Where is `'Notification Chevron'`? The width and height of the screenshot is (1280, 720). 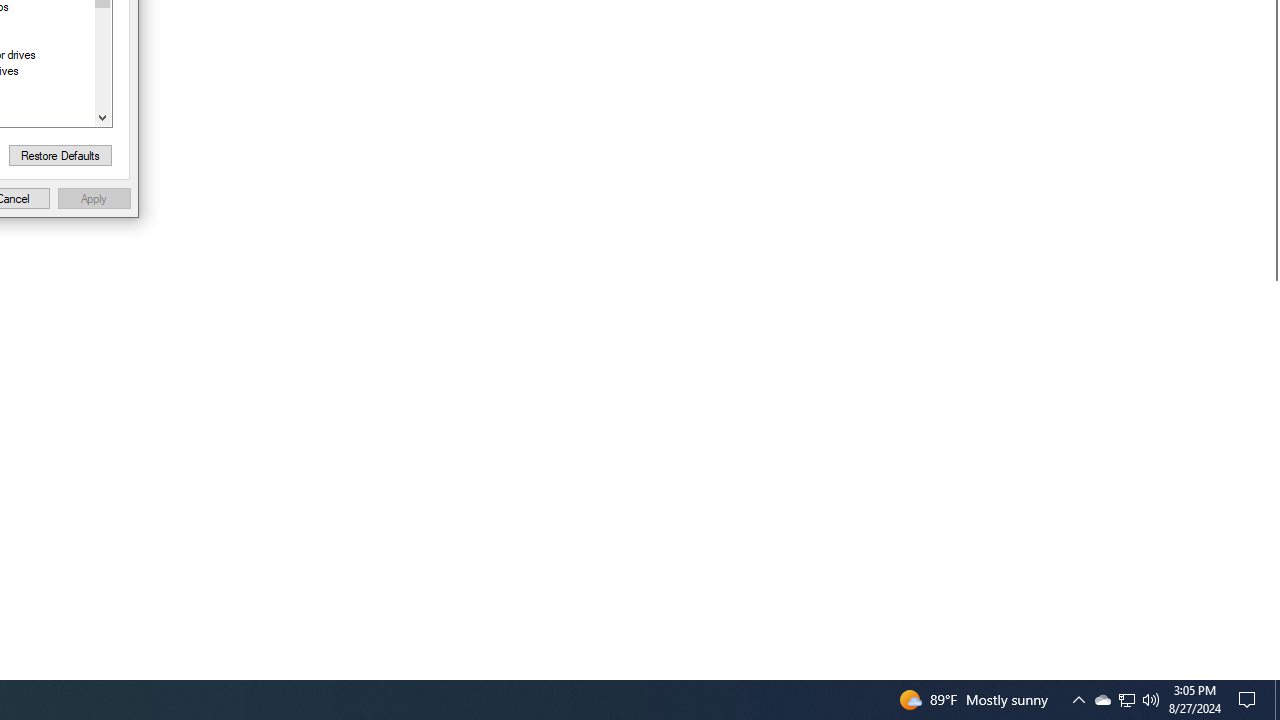 'Notification Chevron' is located at coordinates (1078, 698).